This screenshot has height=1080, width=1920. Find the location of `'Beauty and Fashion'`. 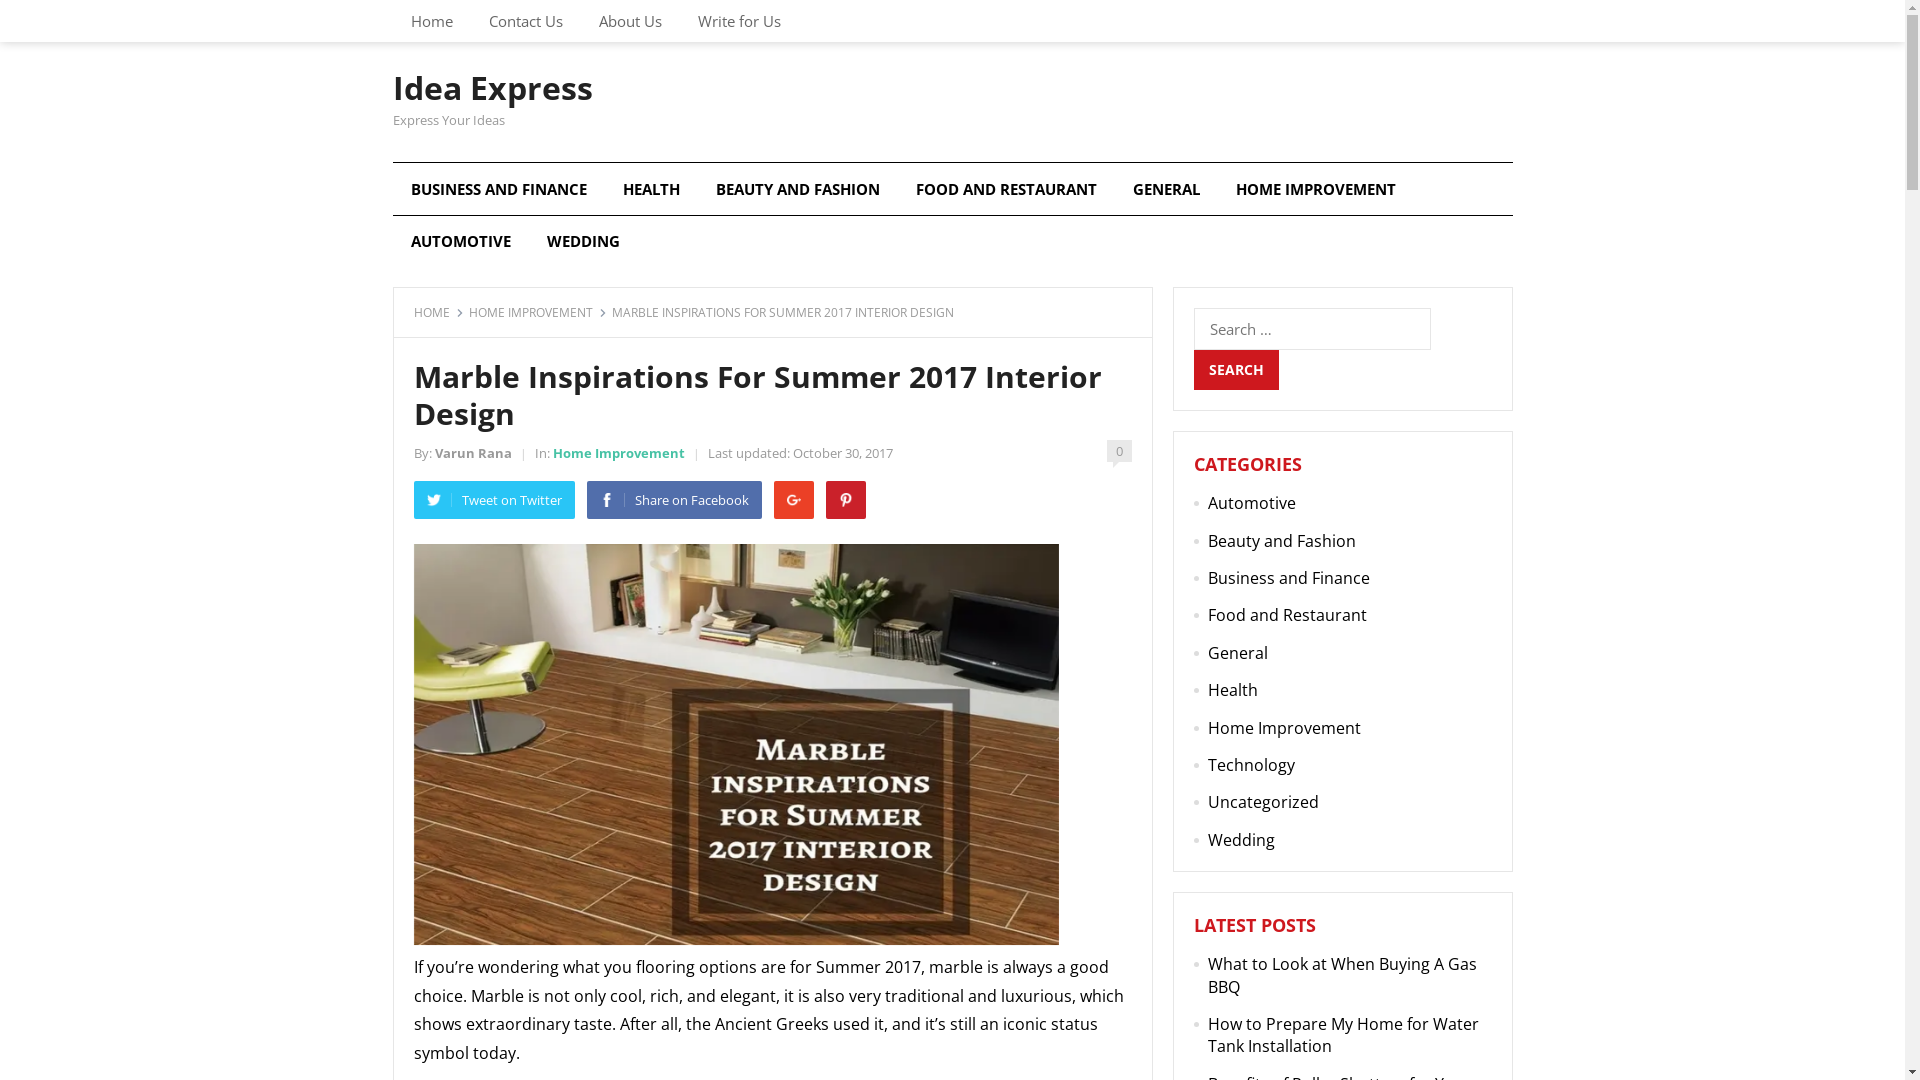

'Beauty and Fashion' is located at coordinates (1281, 540).